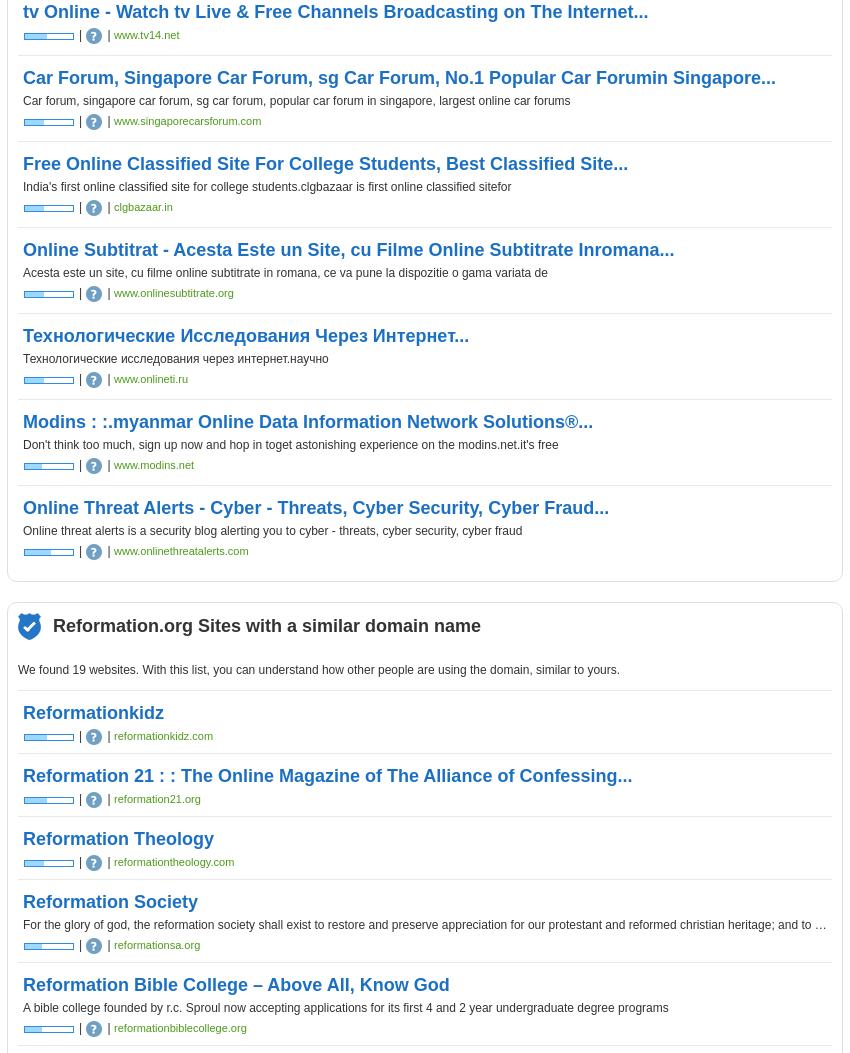 This screenshot has height=1053, width=850. What do you see at coordinates (284, 272) in the screenshot?
I see `'Acesta este un site, cu filme online subtitrate in romana, ce va pune la dispozitie o gama variata de'` at bounding box center [284, 272].